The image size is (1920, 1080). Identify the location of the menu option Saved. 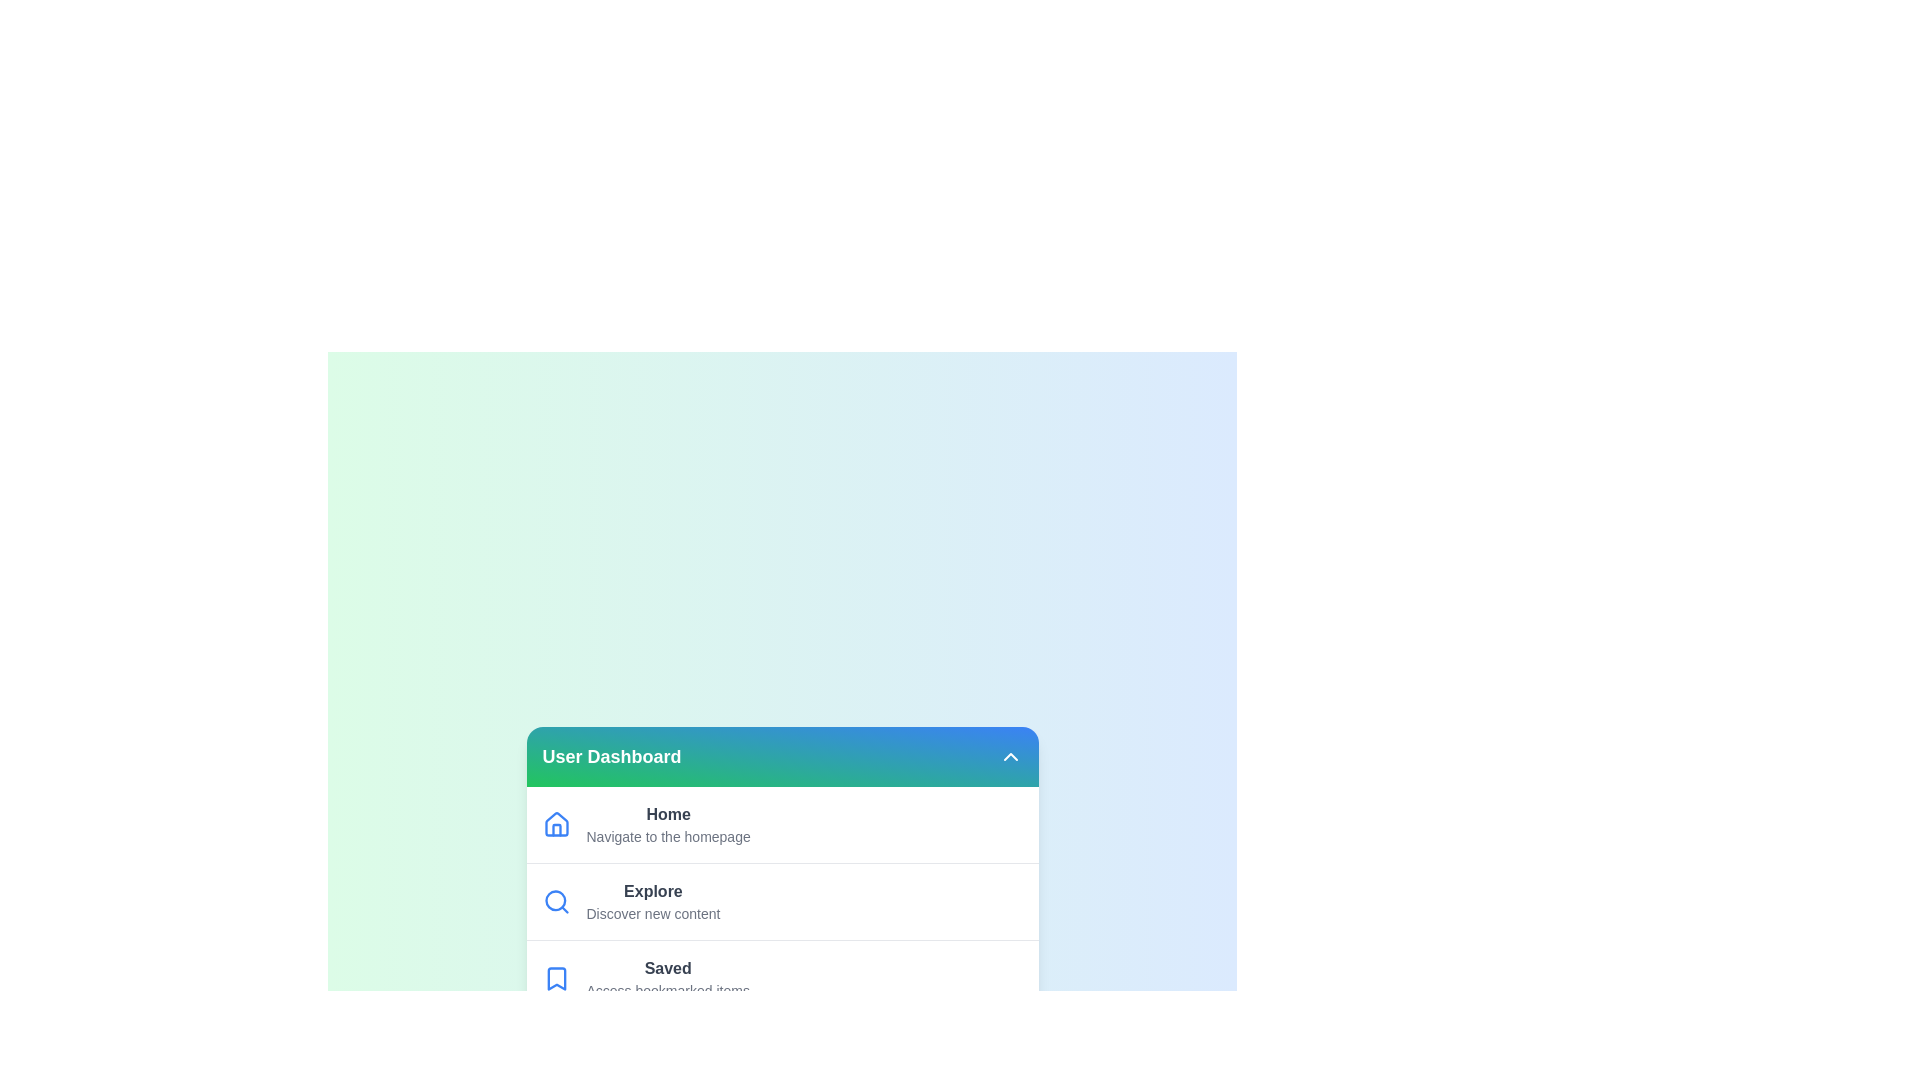
(781, 977).